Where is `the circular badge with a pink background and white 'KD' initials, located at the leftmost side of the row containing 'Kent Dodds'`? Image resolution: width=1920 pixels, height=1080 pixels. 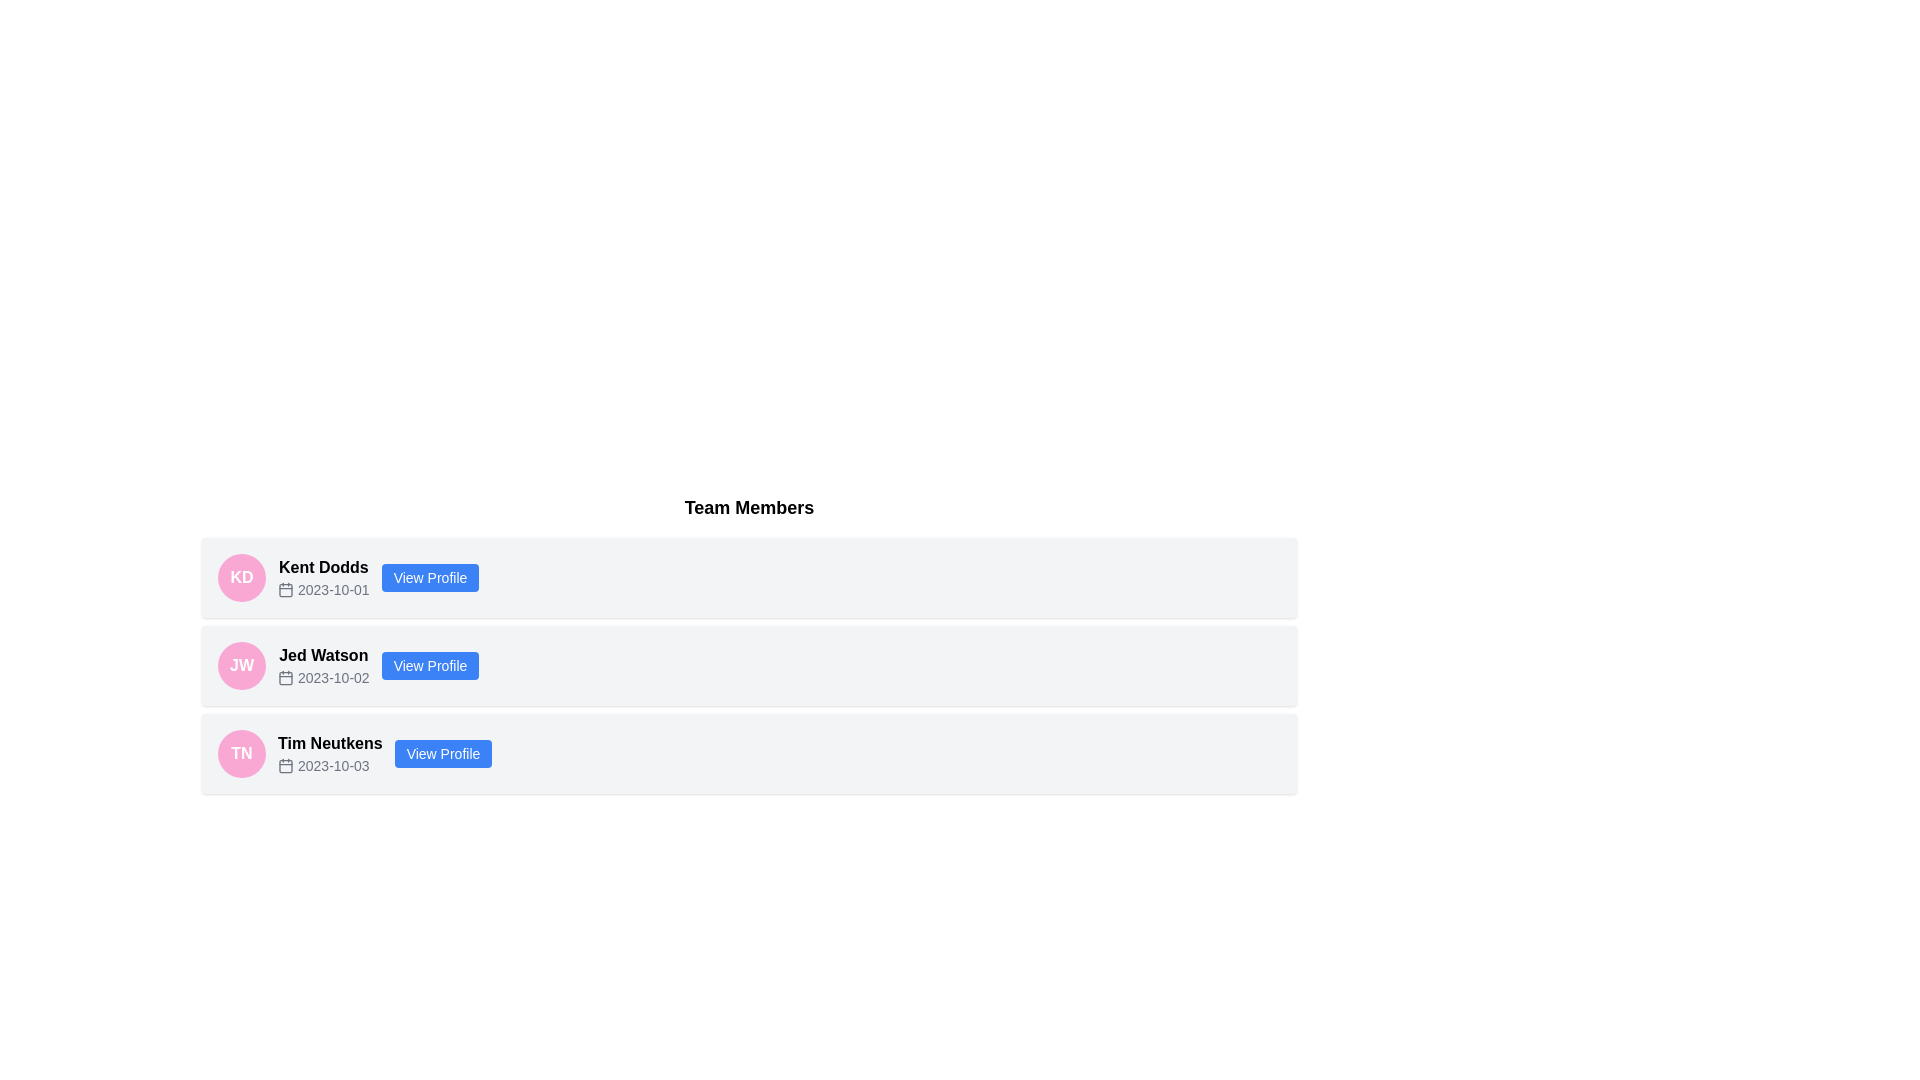
the circular badge with a pink background and white 'KD' initials, located at the leftmost side of the row containing 'Kent Dodds' is located at coordinates (240, 578).